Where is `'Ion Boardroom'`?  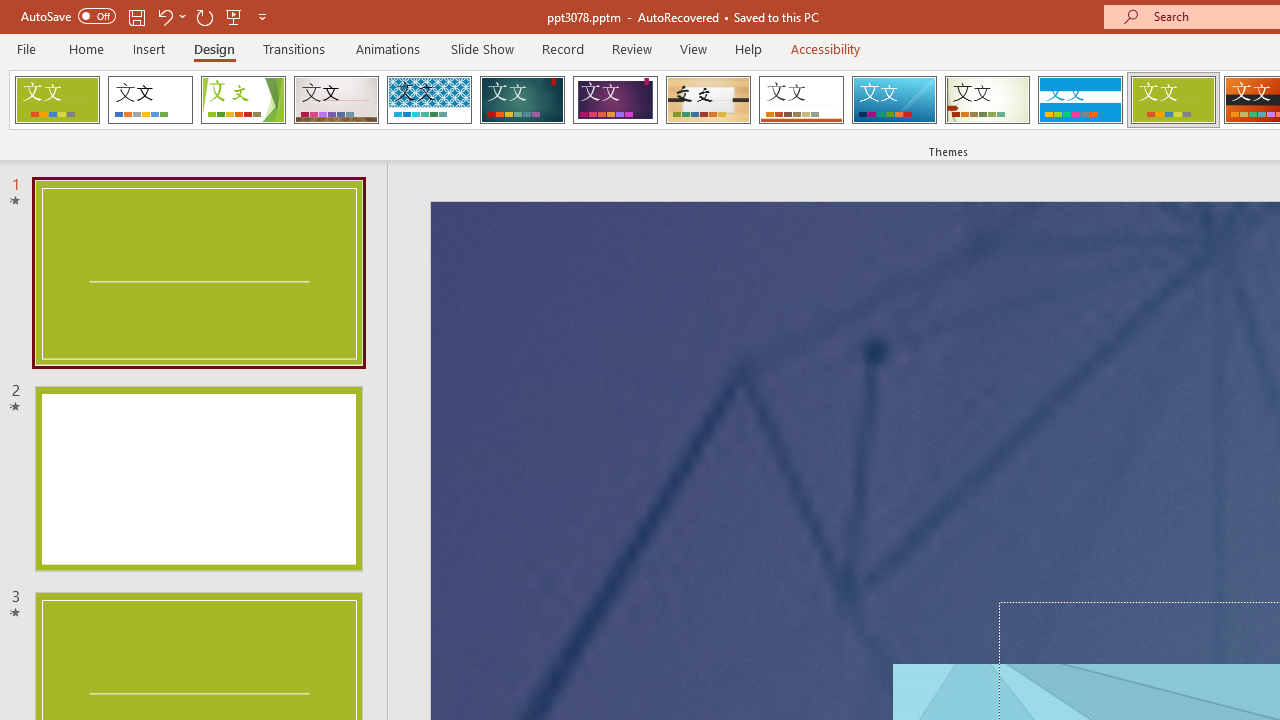
'Ion Boardroom' is located at coordinates (614, 100).